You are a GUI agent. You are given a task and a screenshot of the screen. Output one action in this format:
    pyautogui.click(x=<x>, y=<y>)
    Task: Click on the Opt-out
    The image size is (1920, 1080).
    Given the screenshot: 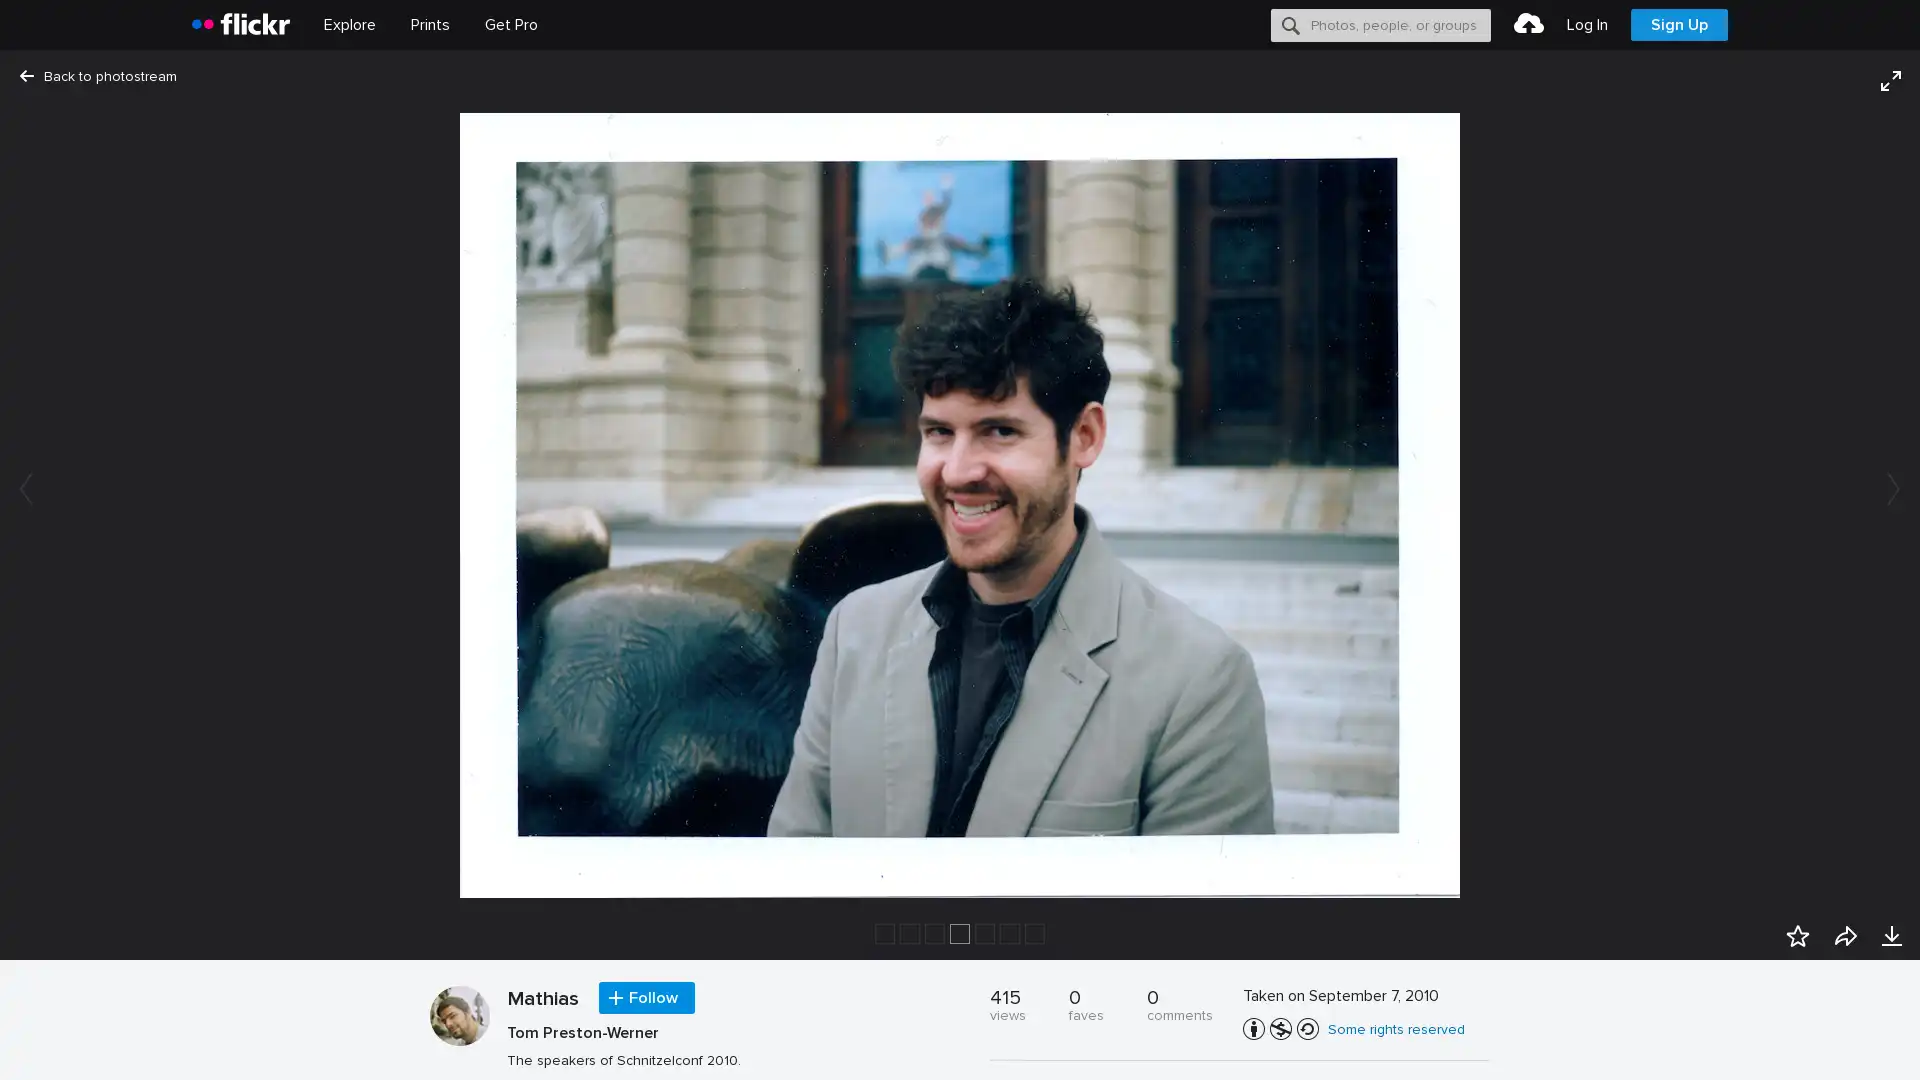 What is the action you would take?
    pyautogui.click(x=1616, y=1041)
    